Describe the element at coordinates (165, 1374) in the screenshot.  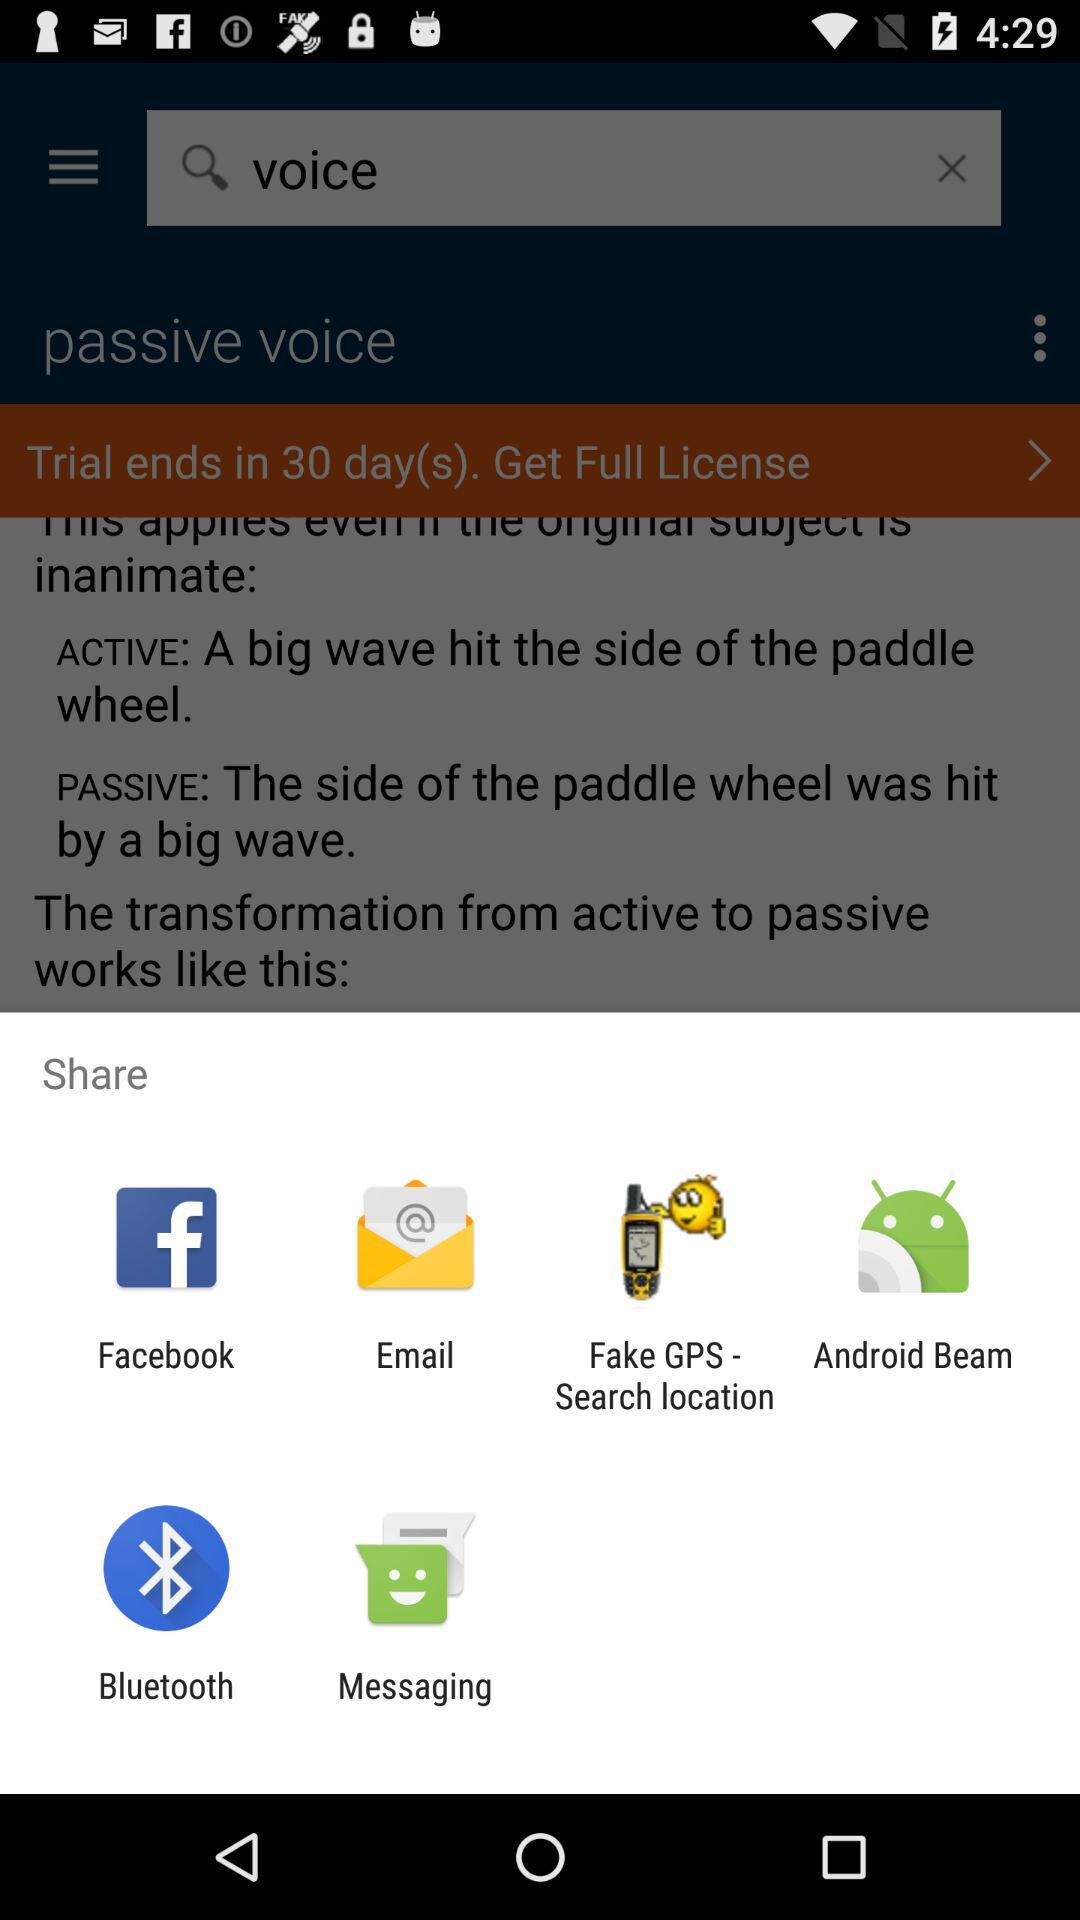
I see `the item to the left of the email app` at that location.